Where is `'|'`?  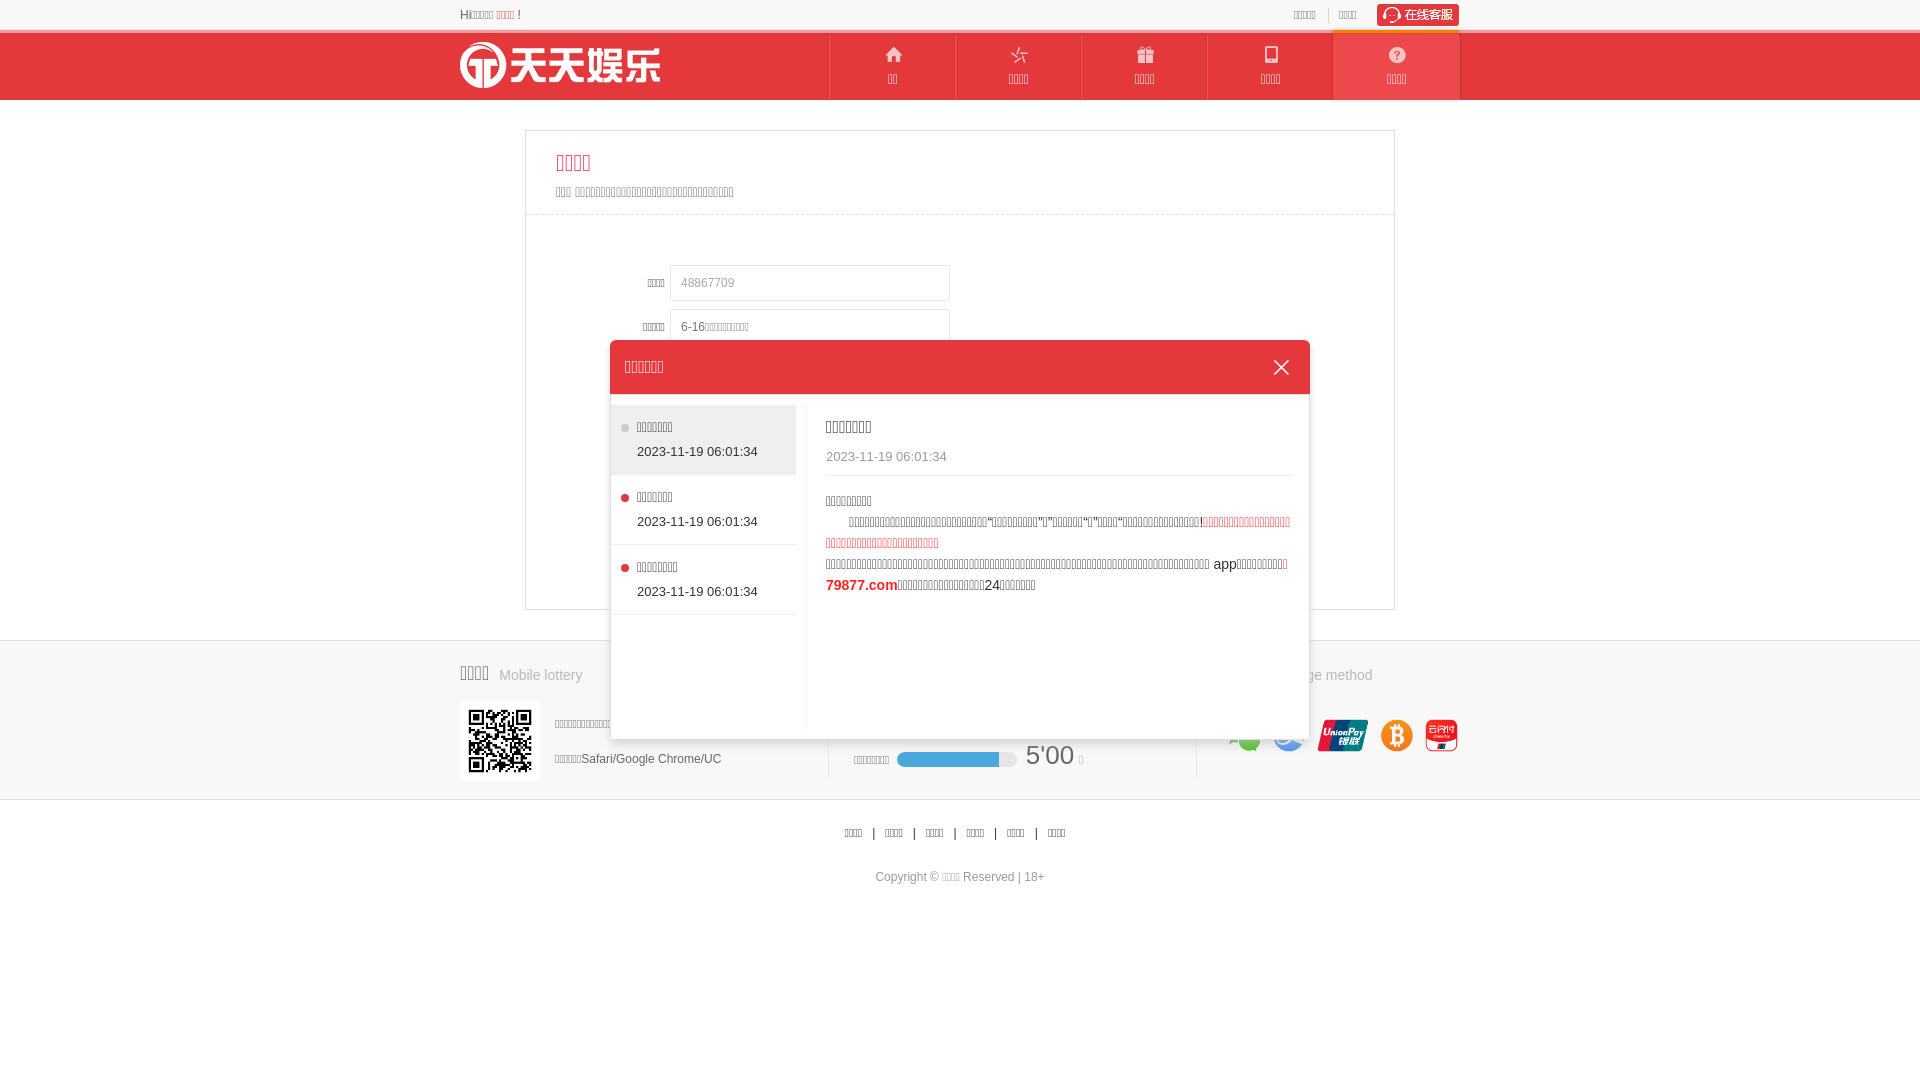
'|' is located at coordinates (995, 833).